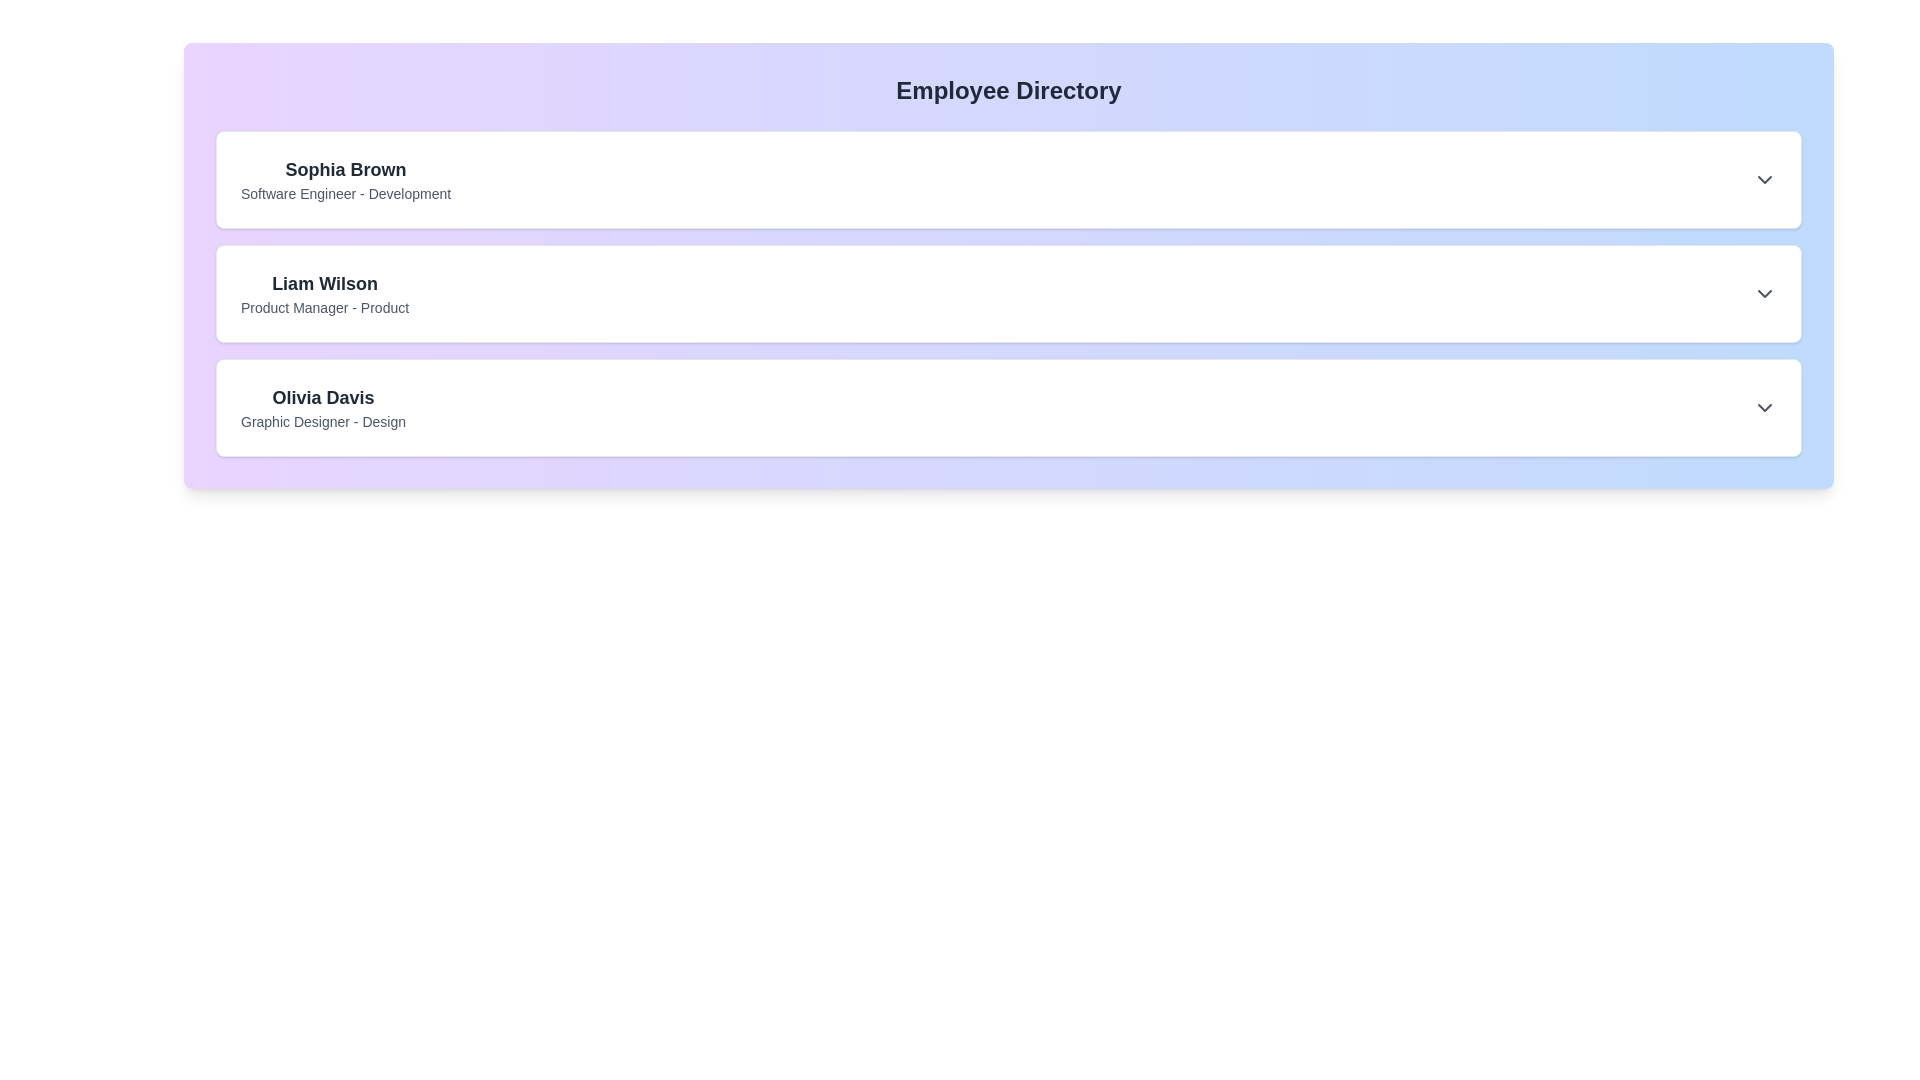 The height and width of the screenshot is (1080, 1920). Describe the element at coordinates (1765, 407) in the screenshot. I see `the chevron button located at the extreme right of the card displaying 'Olivia Davis Graphic Designer - Design'` at that location.